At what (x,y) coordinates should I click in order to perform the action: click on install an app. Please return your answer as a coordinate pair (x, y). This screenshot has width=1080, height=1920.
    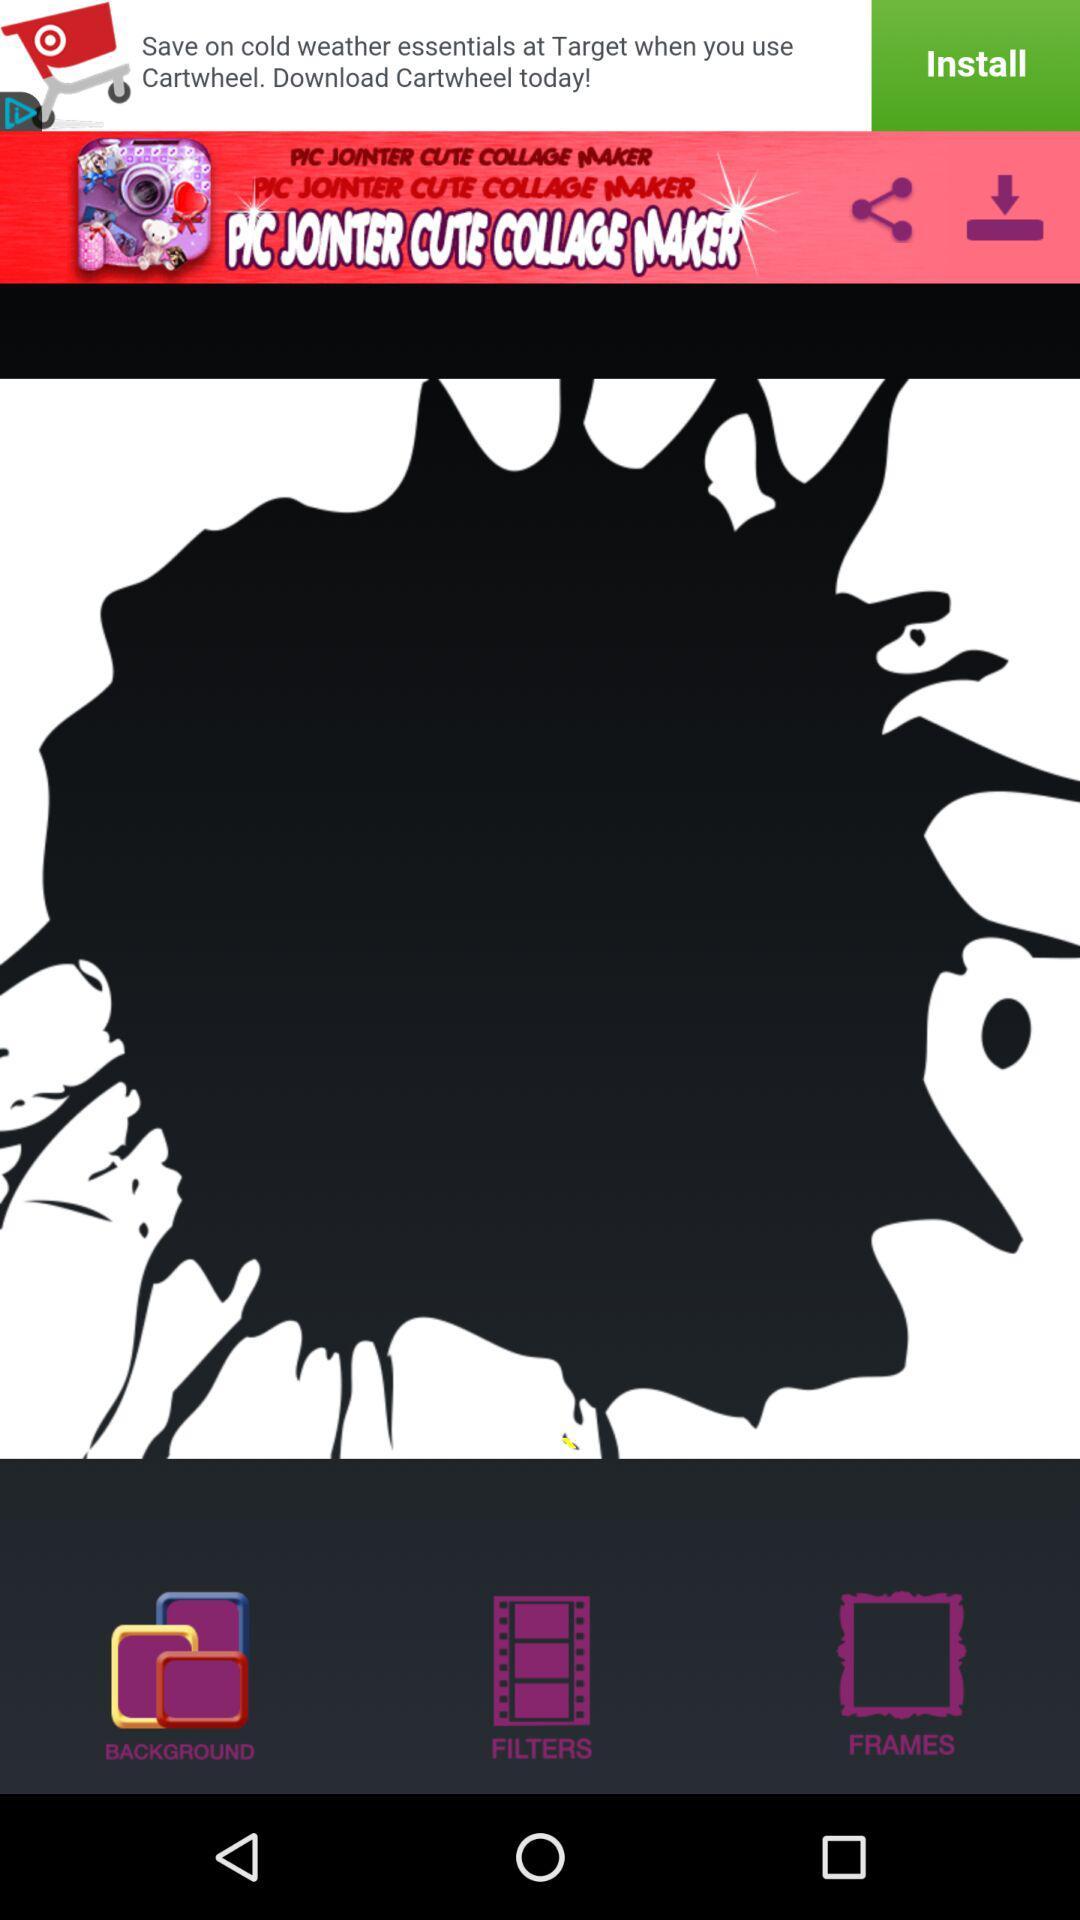
    Looking at the image, I should click on (540, 65).